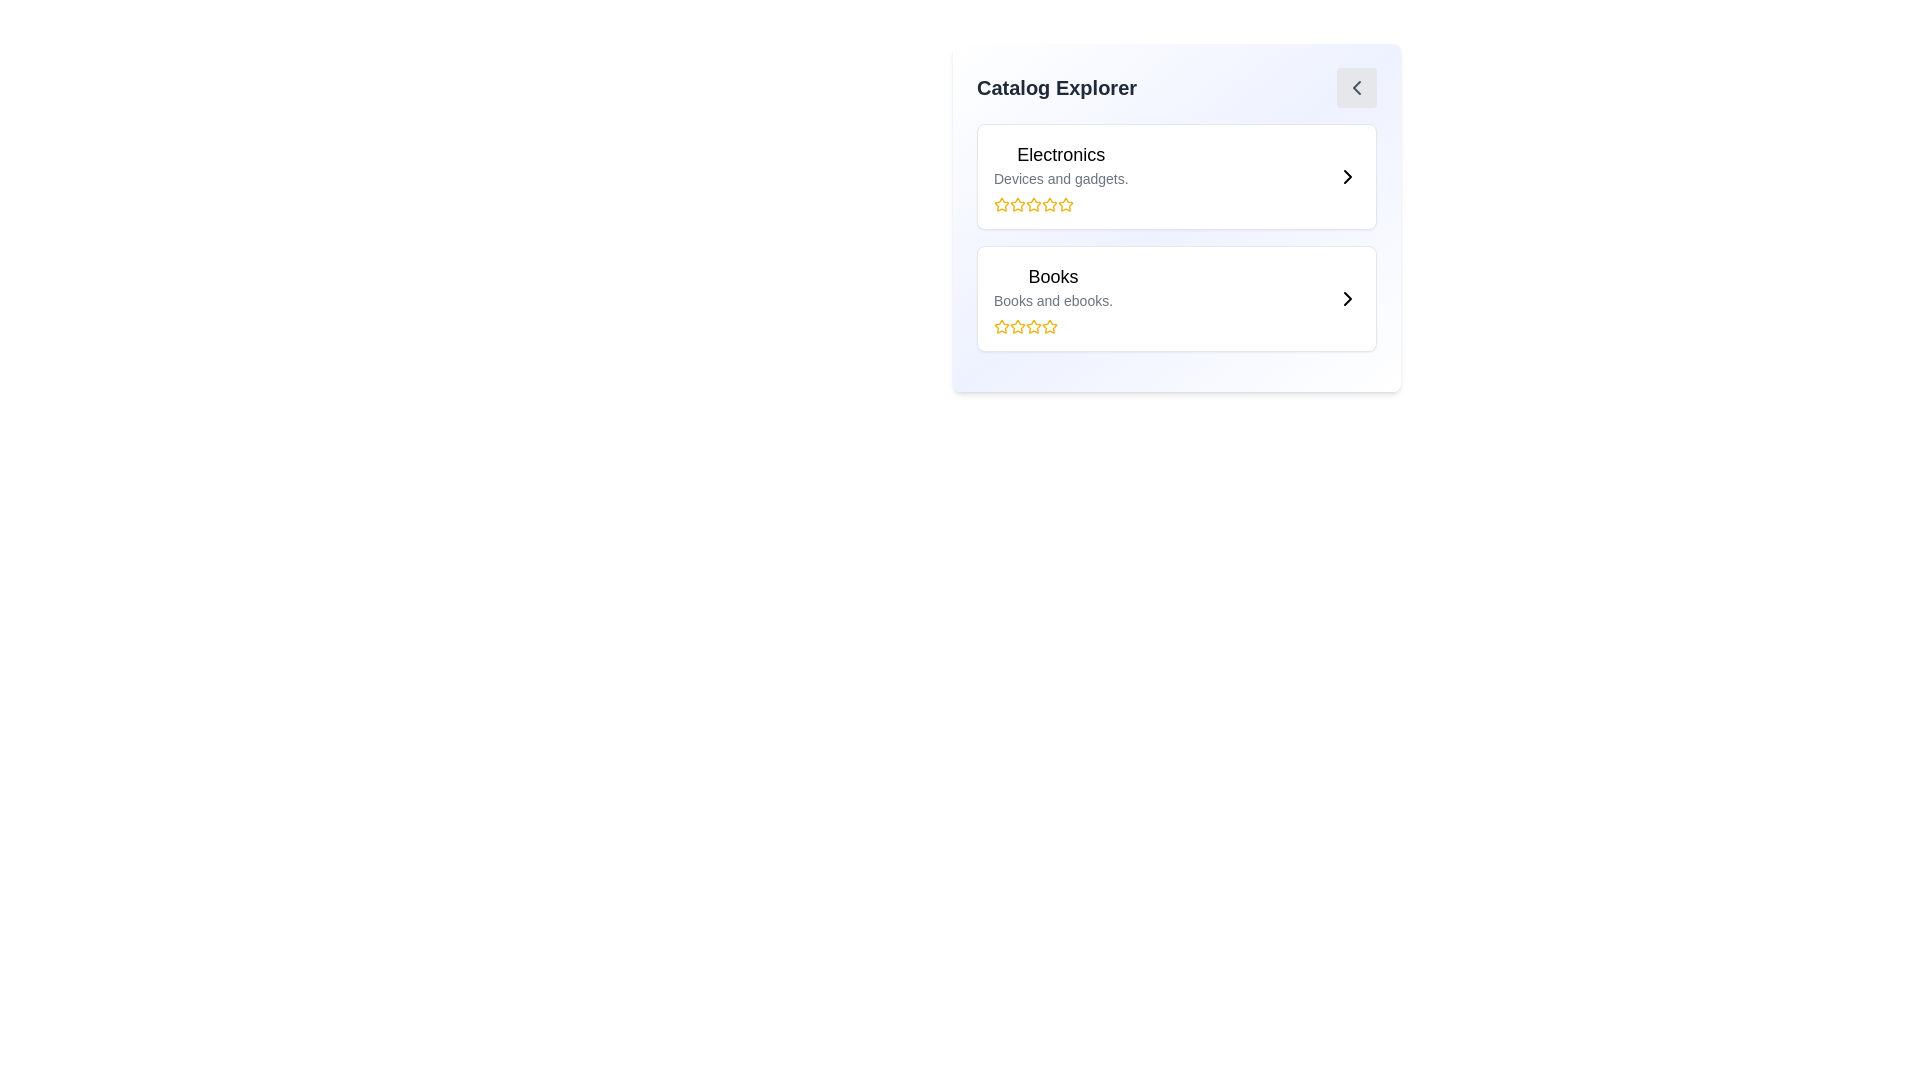 The height and width of the screenshot is (1080, 1920). Describe the element at coordinates (1357, 87) in the screenshot. I see `the navigation button located in the upper-right corner of the 'Catalog Explorer' section` at that location.